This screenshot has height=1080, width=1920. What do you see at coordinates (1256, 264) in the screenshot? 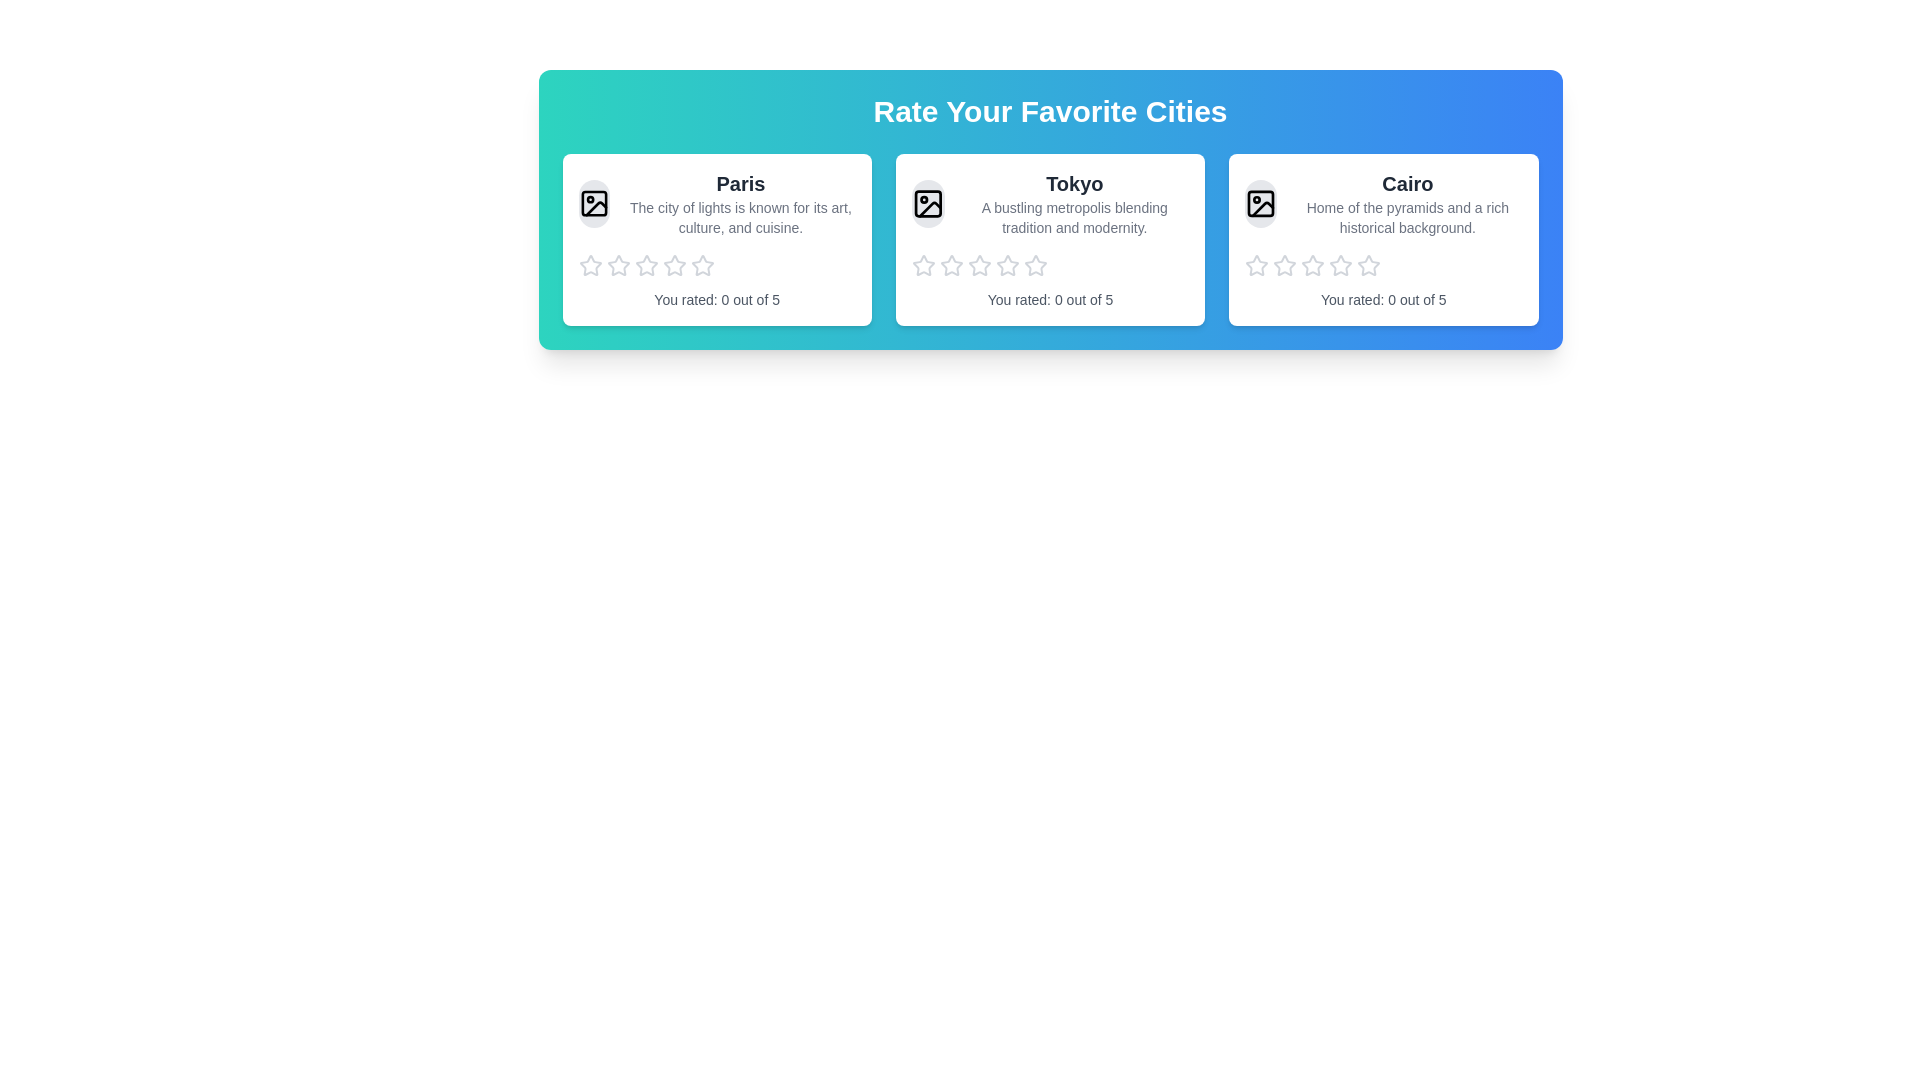
I see `the first star-shaped icon in the row of rating stars below the 'Cairo' city card, which is outlined in gray` at bounding box center [1256, 264].